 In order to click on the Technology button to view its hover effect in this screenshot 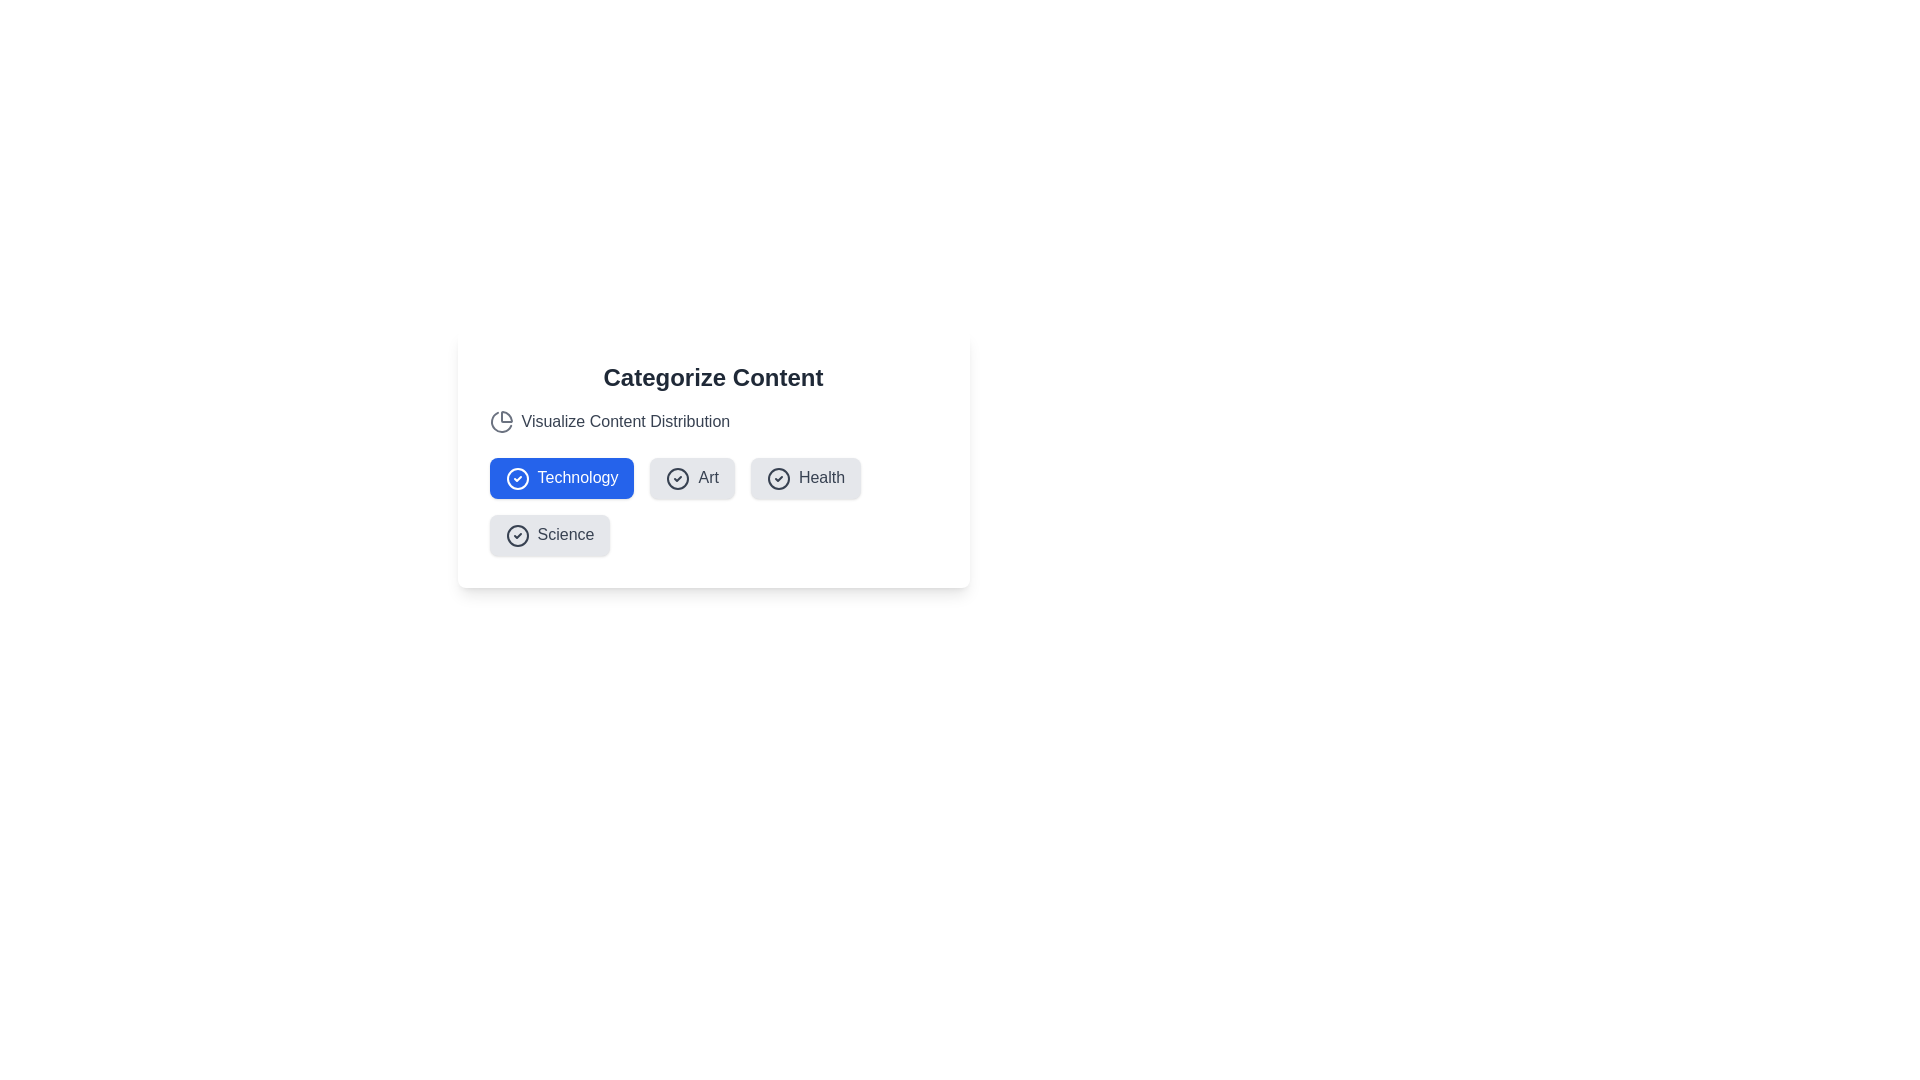, I will do `click(560, 478)`.